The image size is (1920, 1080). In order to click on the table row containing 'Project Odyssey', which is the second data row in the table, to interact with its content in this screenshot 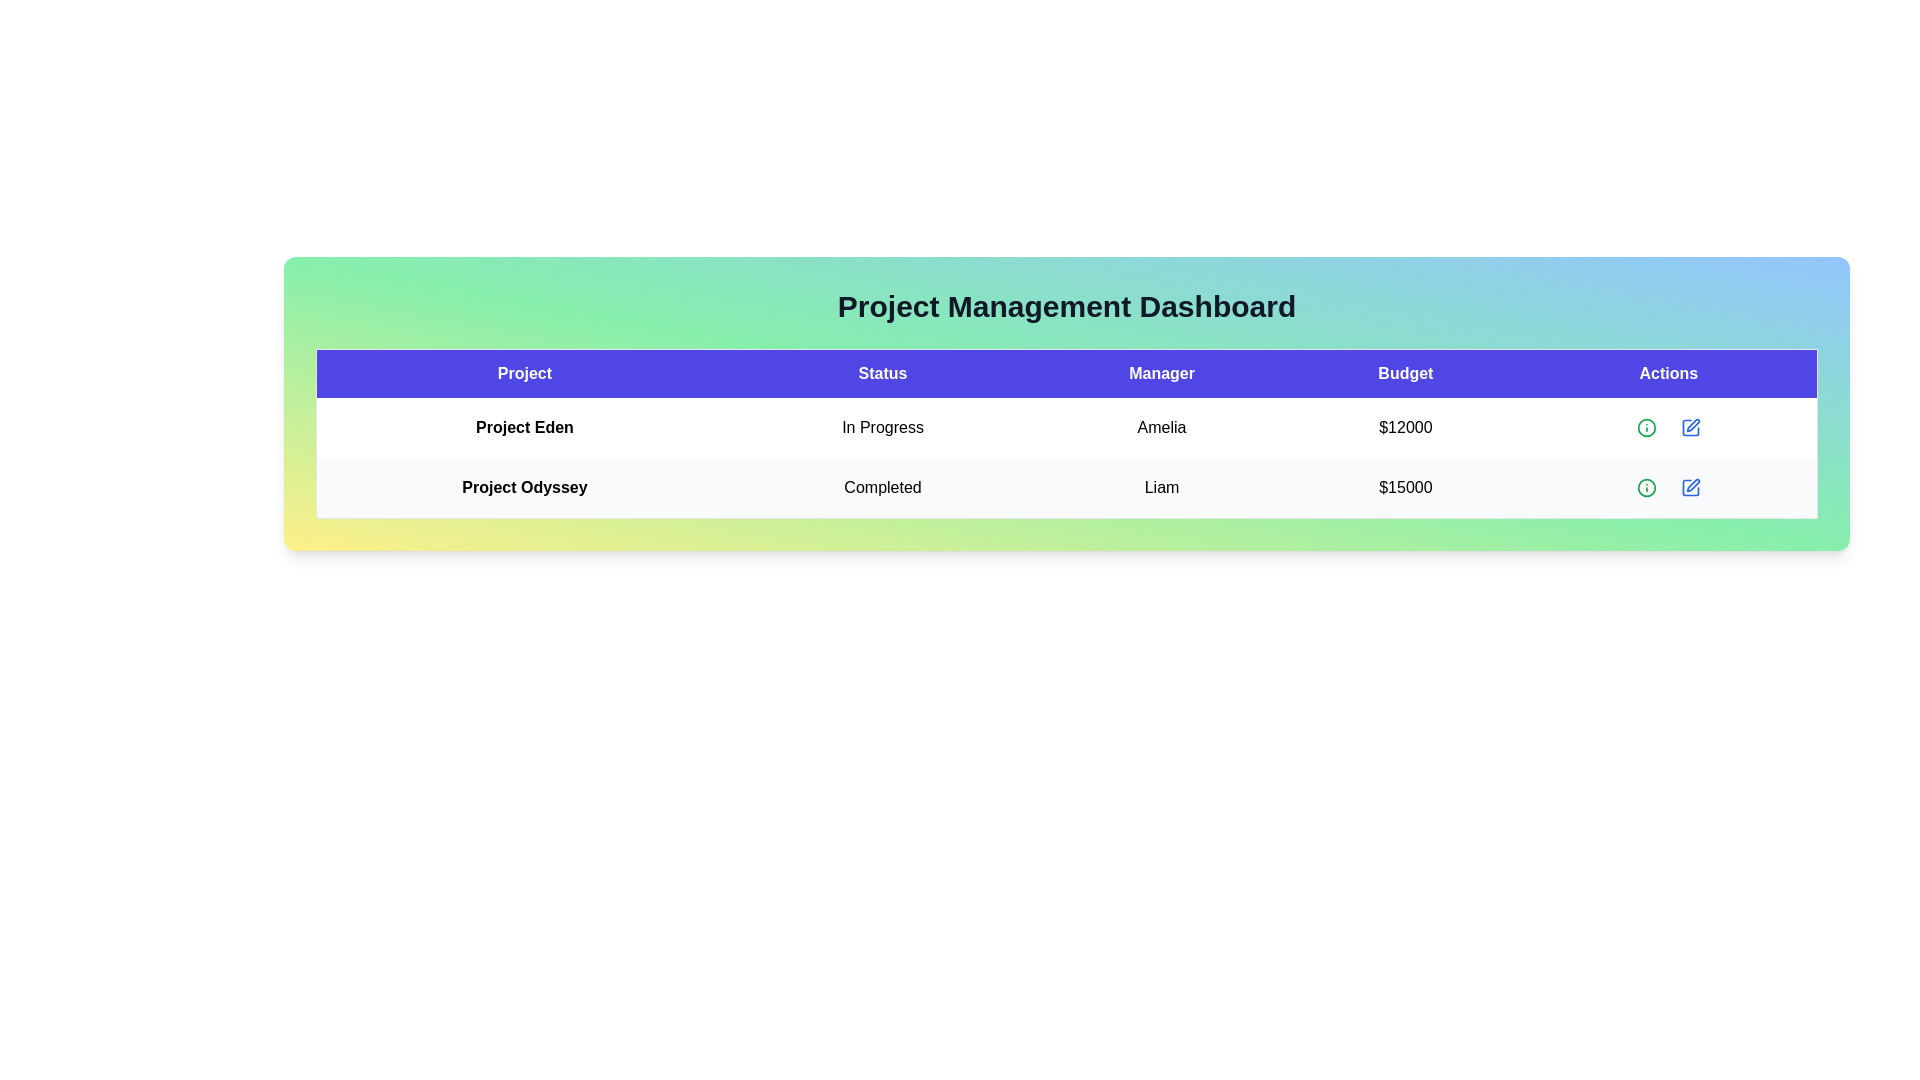, I will do `click(1065, 488)`.